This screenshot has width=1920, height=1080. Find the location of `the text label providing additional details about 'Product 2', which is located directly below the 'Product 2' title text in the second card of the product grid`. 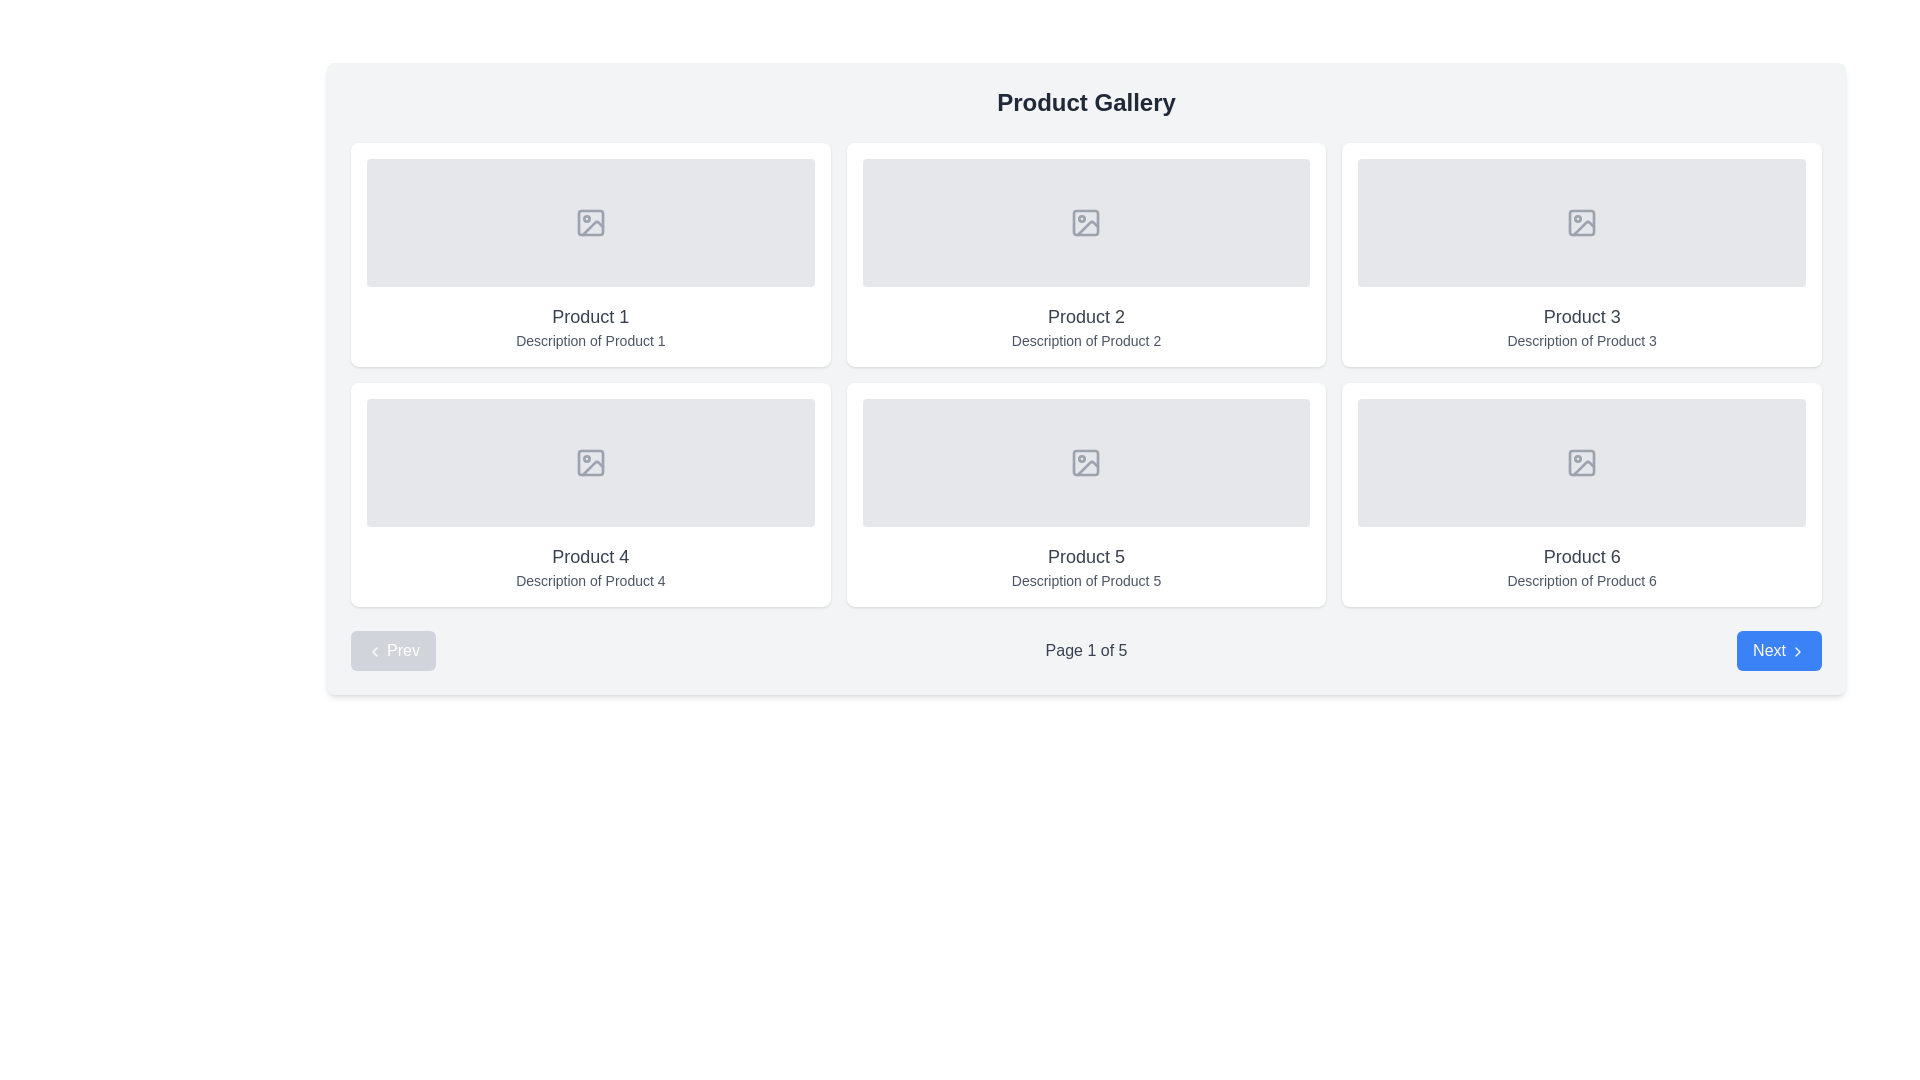

the text label providing additional details about 'Product 2', which is located directly below the 'Product 2' title text in the second card of the product grid is located at coordinates (1085, 339).